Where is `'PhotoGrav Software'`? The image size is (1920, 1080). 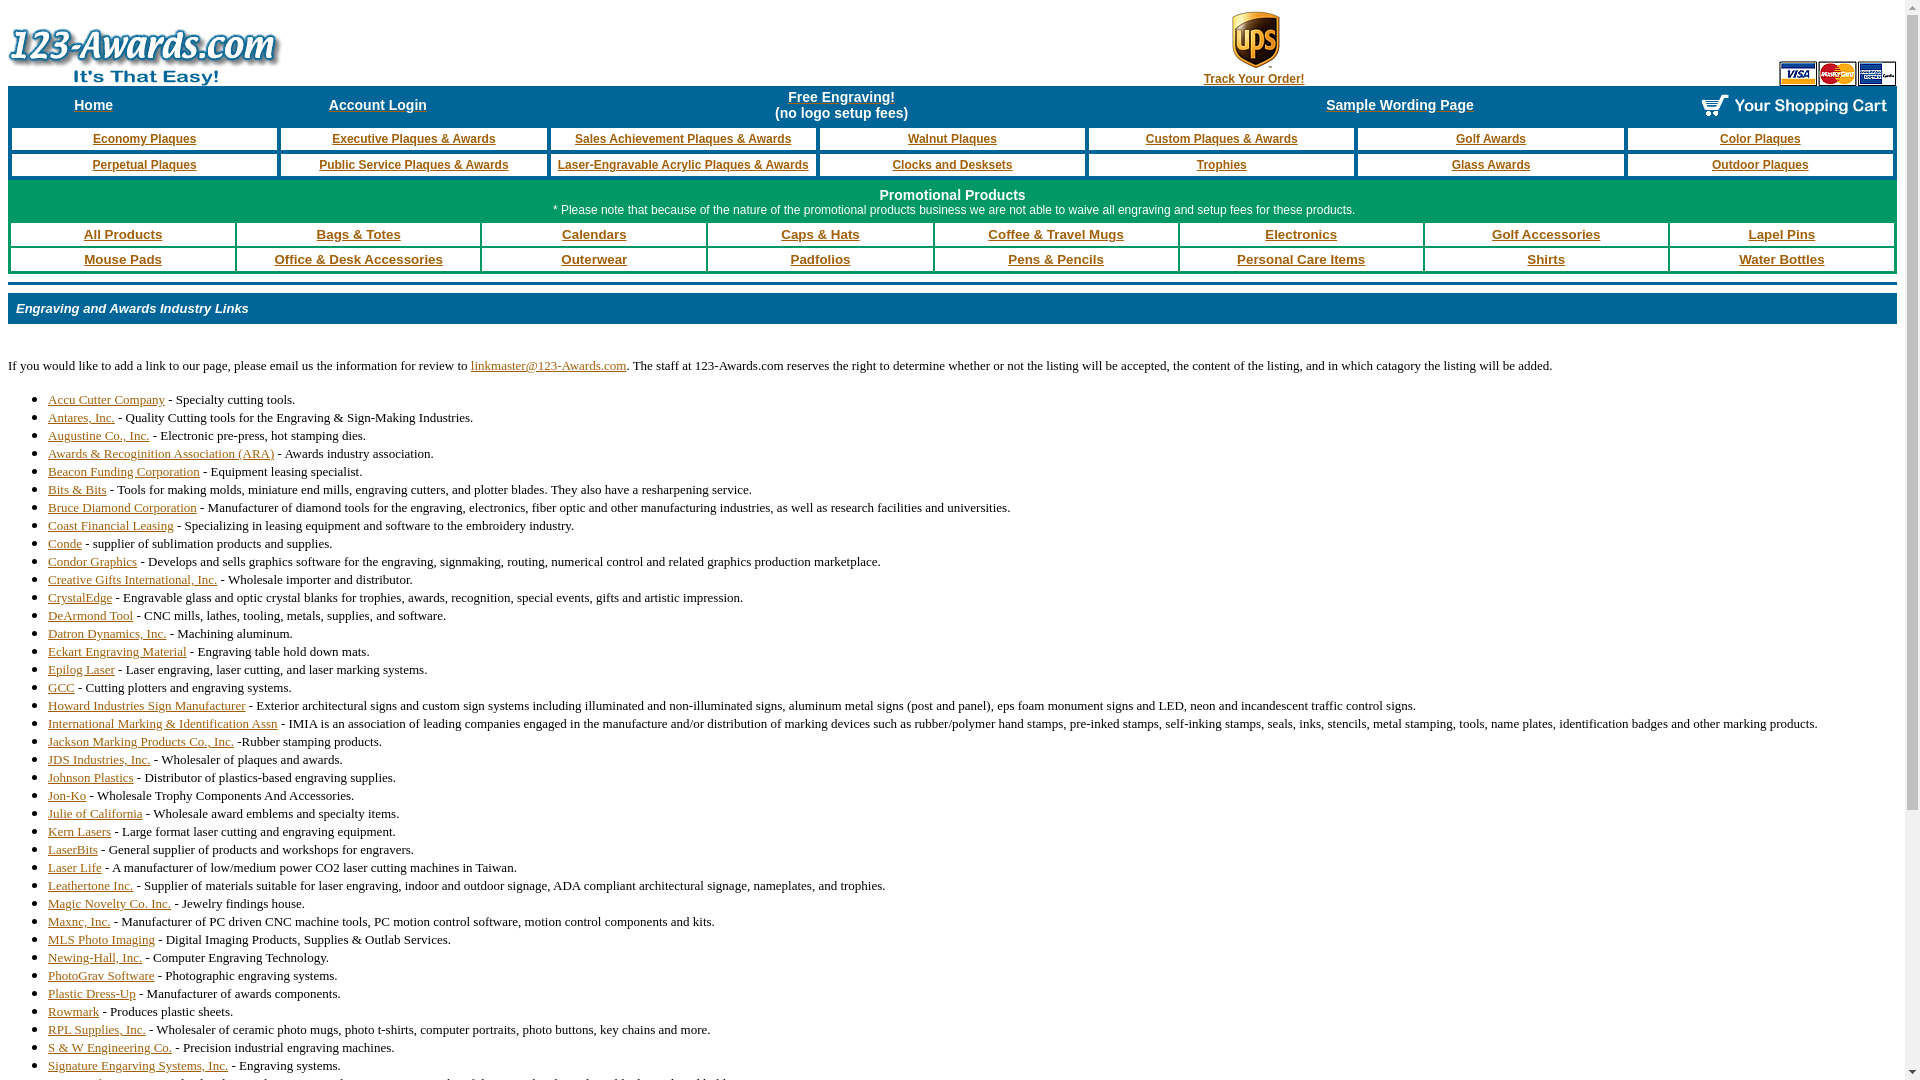 'PhotoGrav Software' is located at coordinates (100, 974).